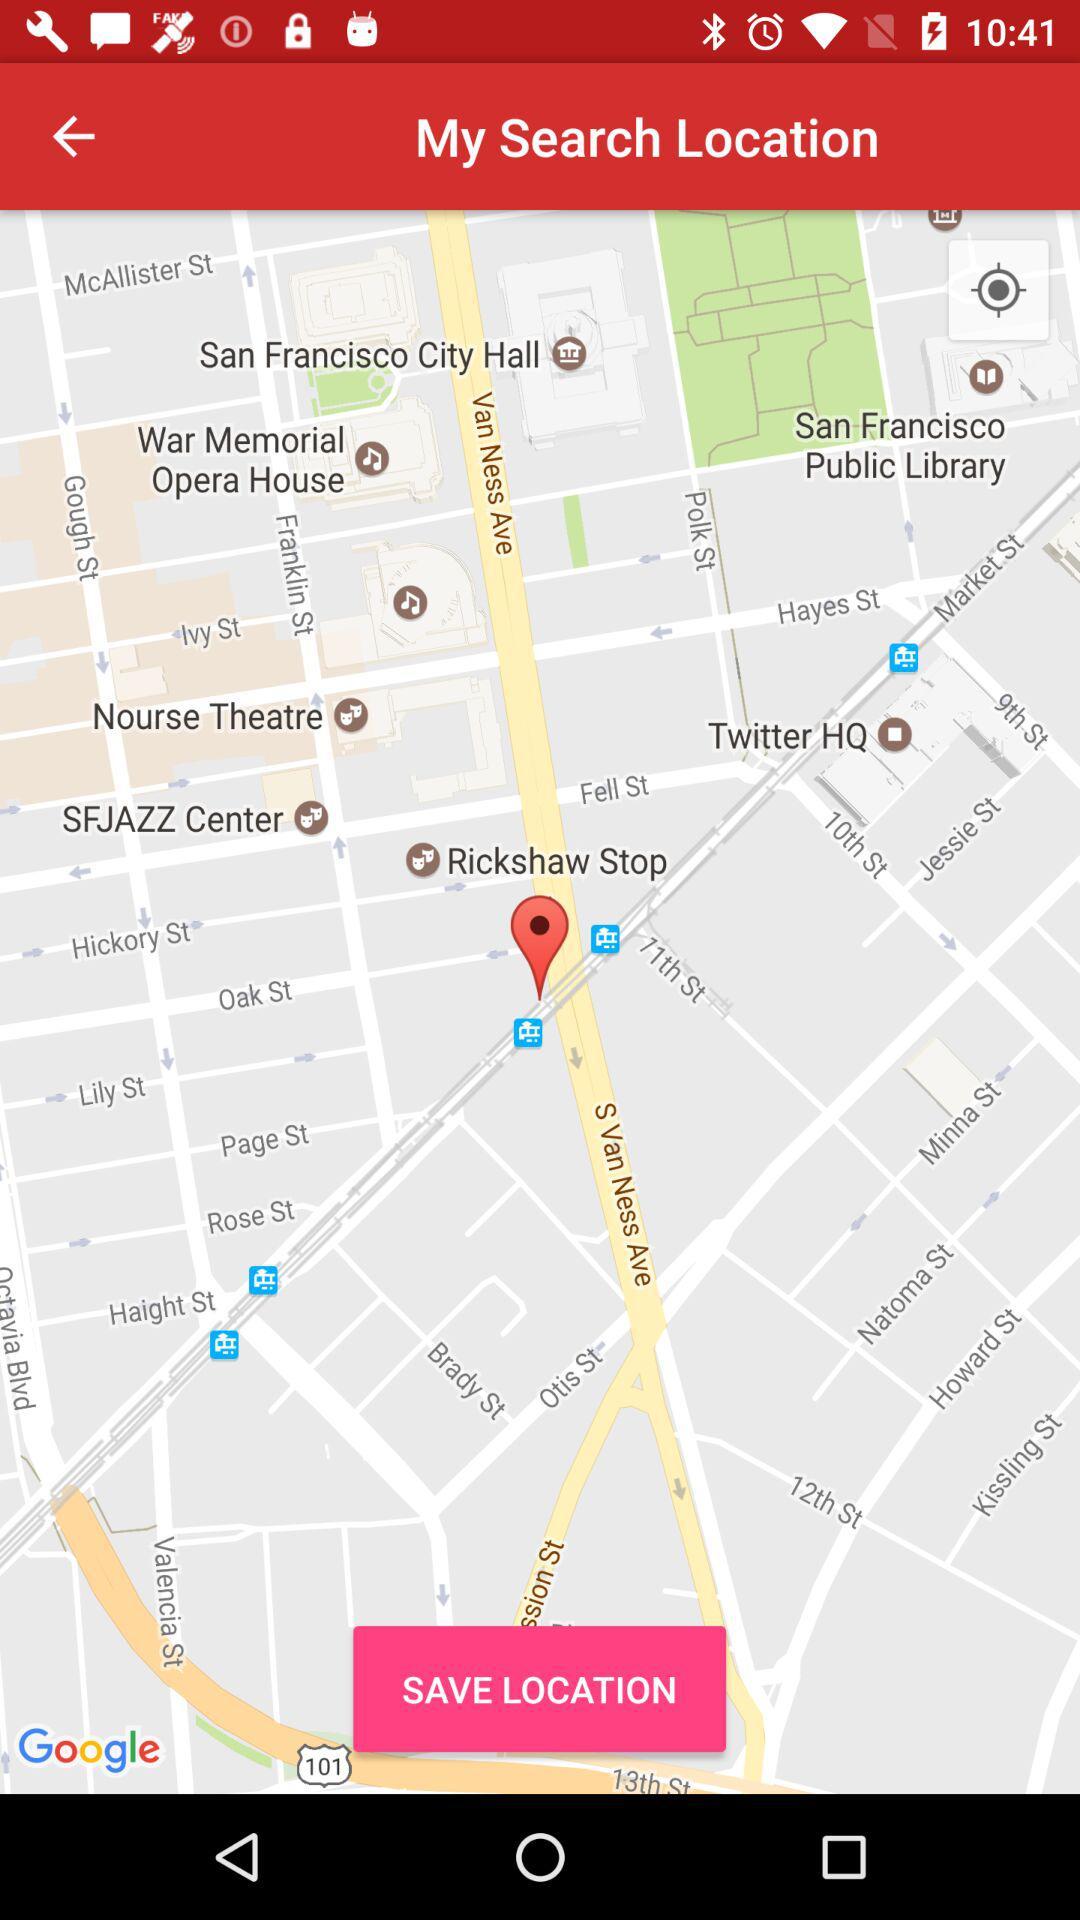  What do you see at coordinates (998, 290) in the screenshot?
I see `the location_crosshair icon` at bounding box center [998, 290].